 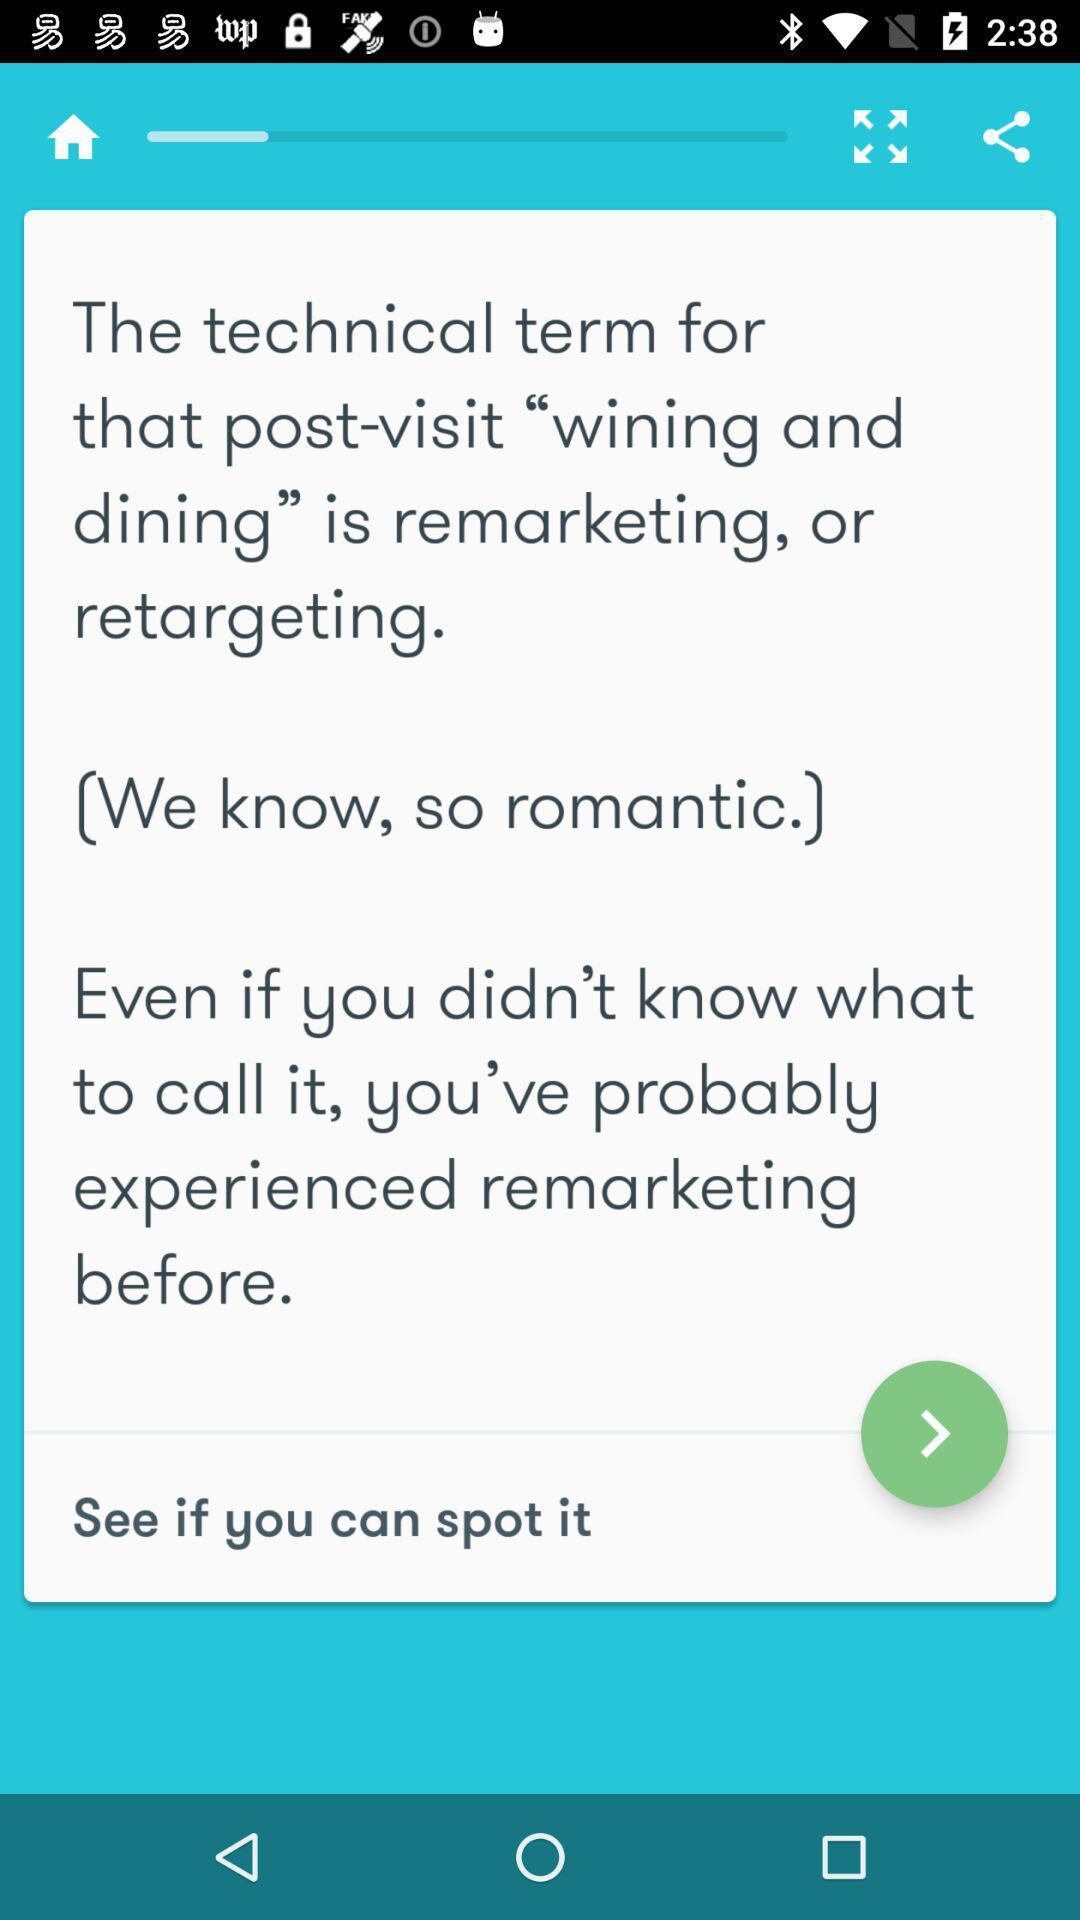 What do you see at coordinates (869, 135) in the screenshot?
I see `the fullscreen icon` at bounding box center [869, 135].